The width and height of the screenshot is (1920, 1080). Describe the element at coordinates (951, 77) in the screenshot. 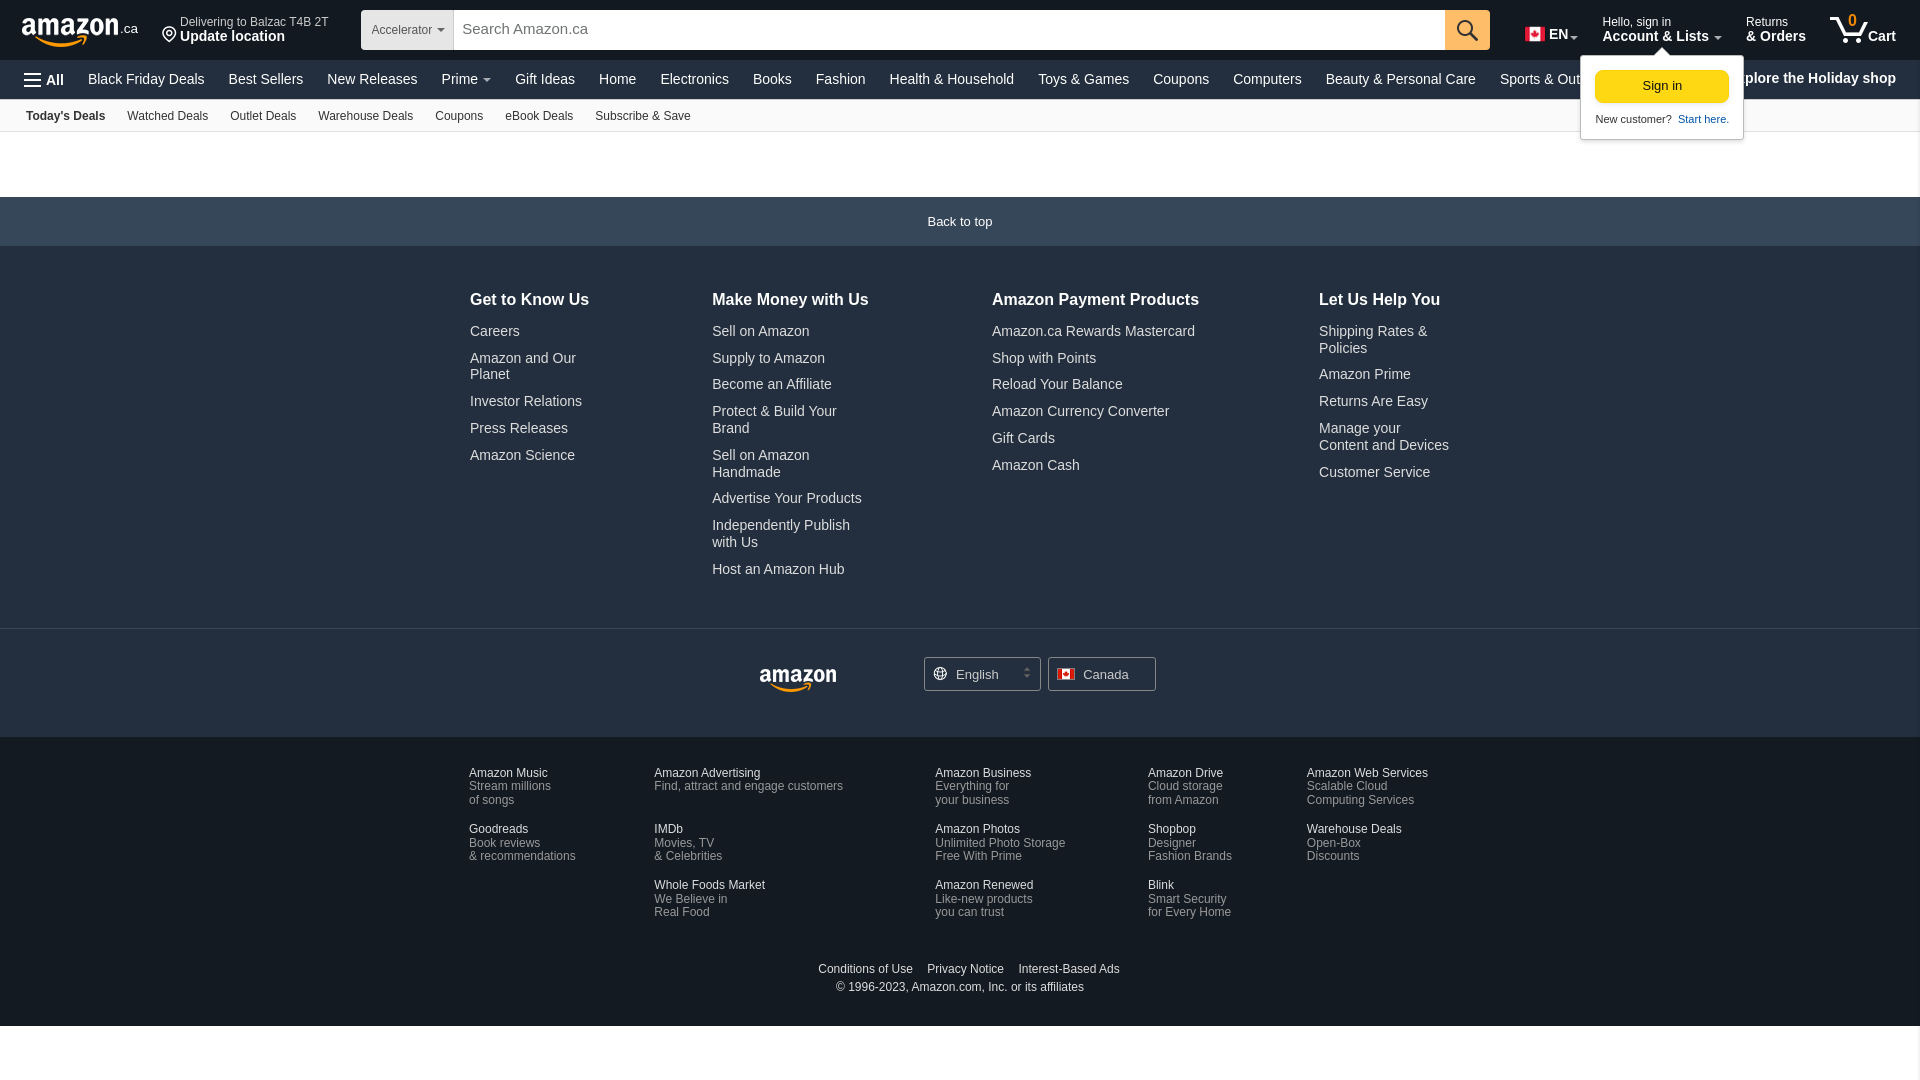

I see `'Health & Household'` at that location.